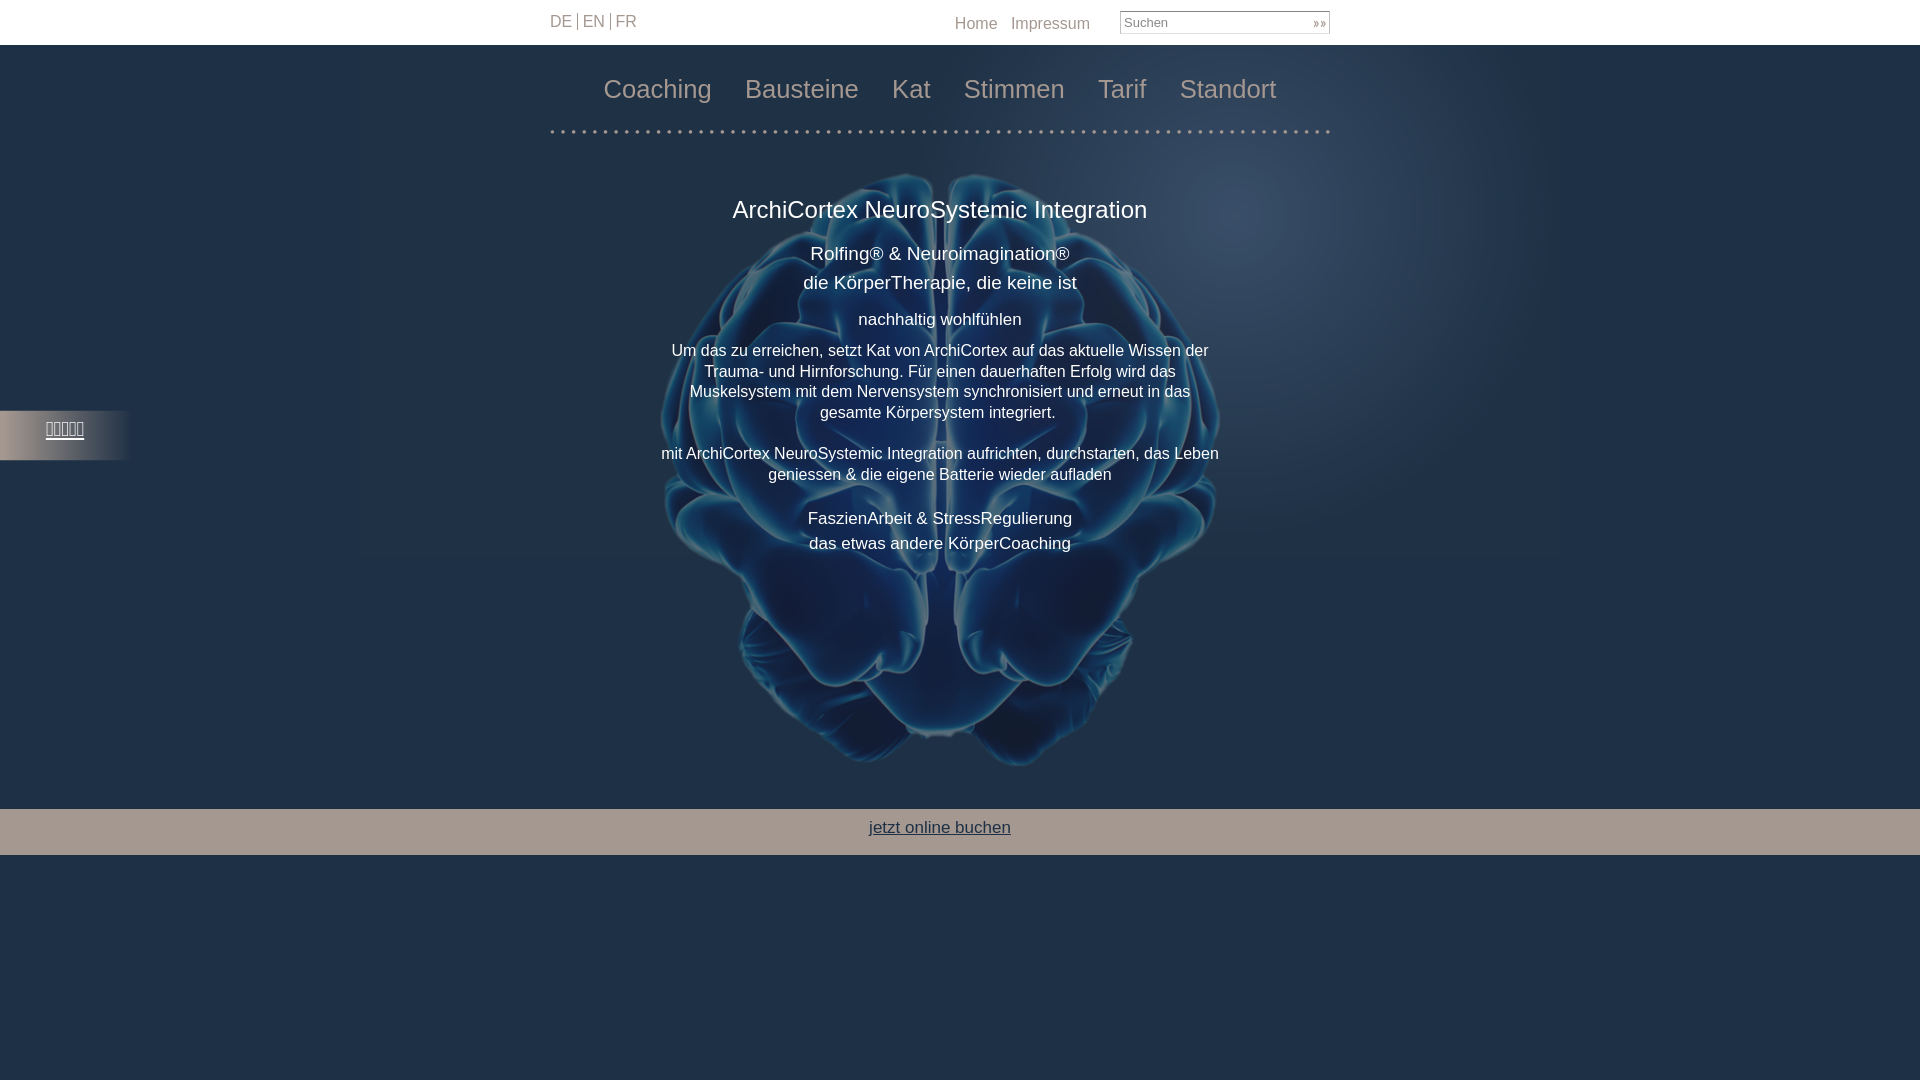  I want to click on 'Coaching', so click(657, 88).